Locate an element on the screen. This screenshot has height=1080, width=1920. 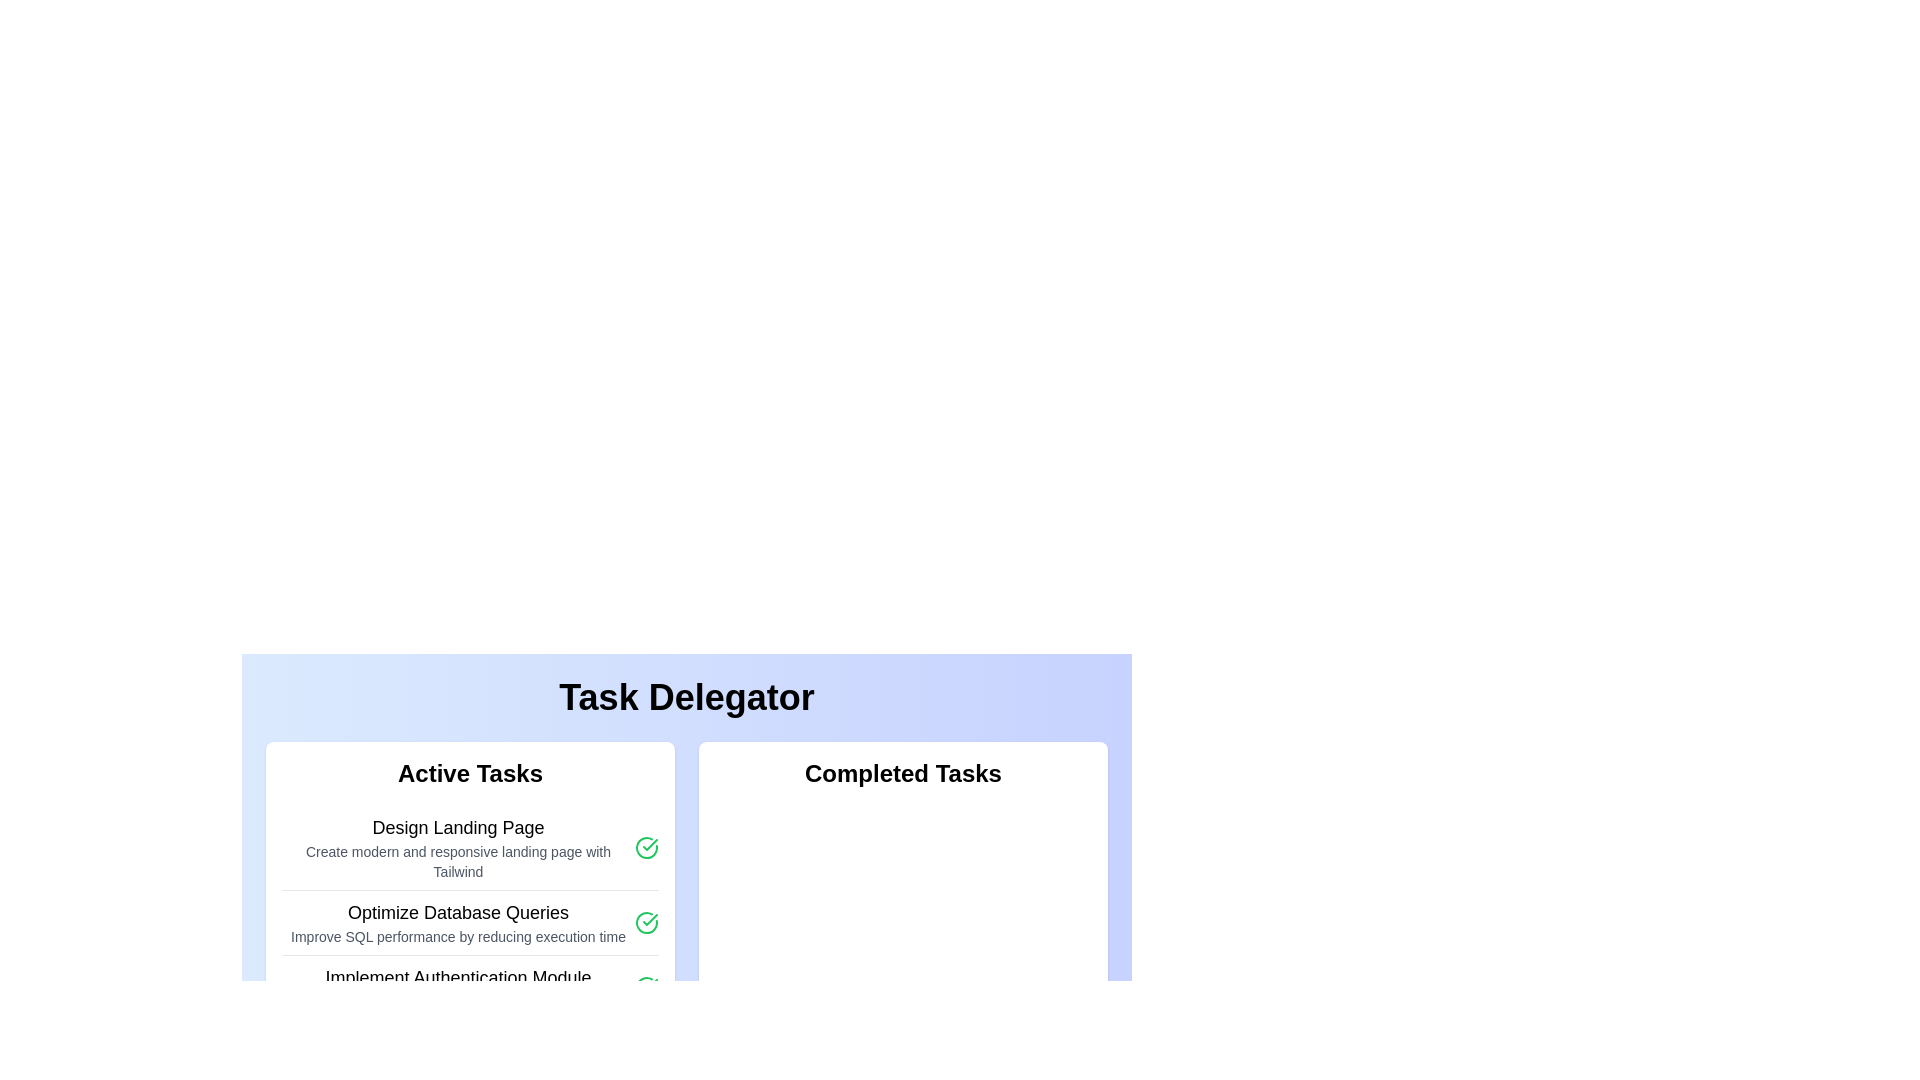
the green circular icon with a checkmark, indicating a completed status, located to the right of the text 'Optimize Database Queries' in the 'Active Tasks' section of the 'Task Delegator' is located at coordinates (647, 922).